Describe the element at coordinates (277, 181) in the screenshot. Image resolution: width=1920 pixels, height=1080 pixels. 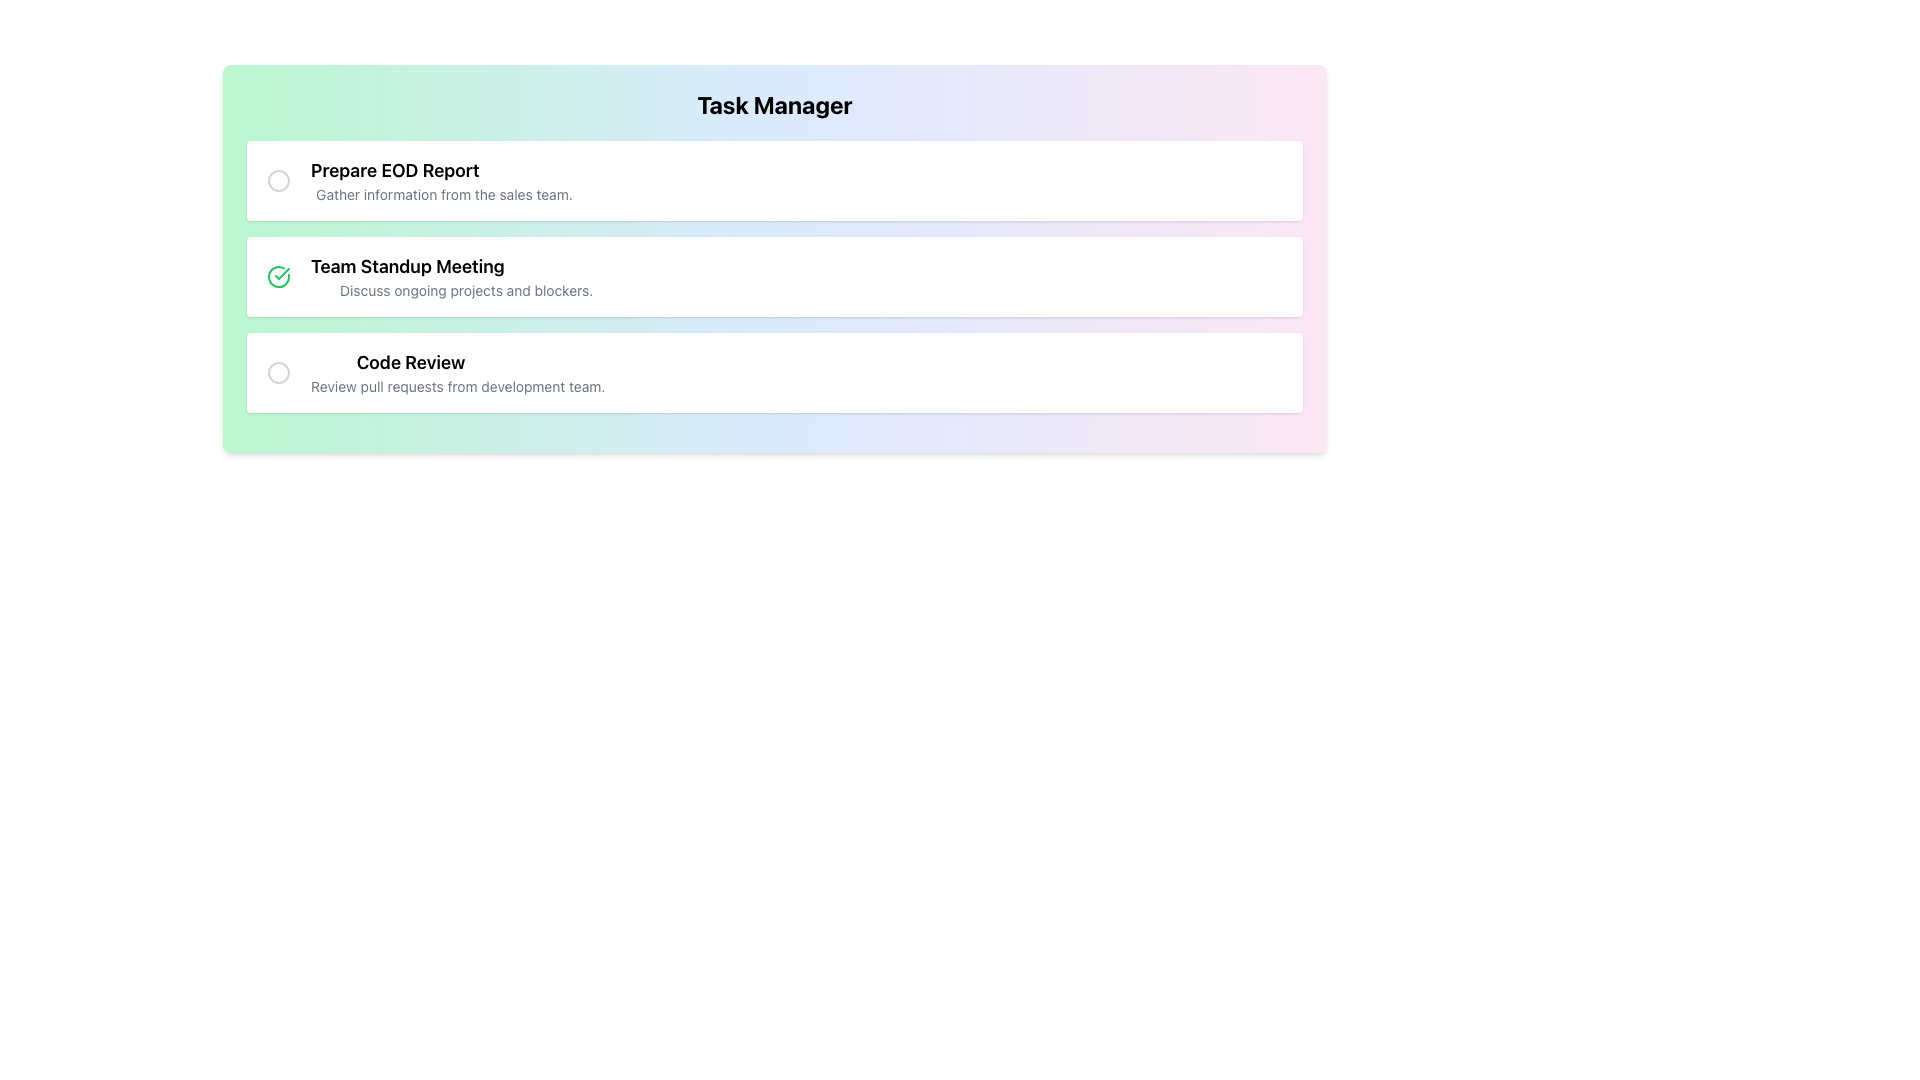
I see `the decorative SVG circle adjacent to the first task description in the task list` at that location.